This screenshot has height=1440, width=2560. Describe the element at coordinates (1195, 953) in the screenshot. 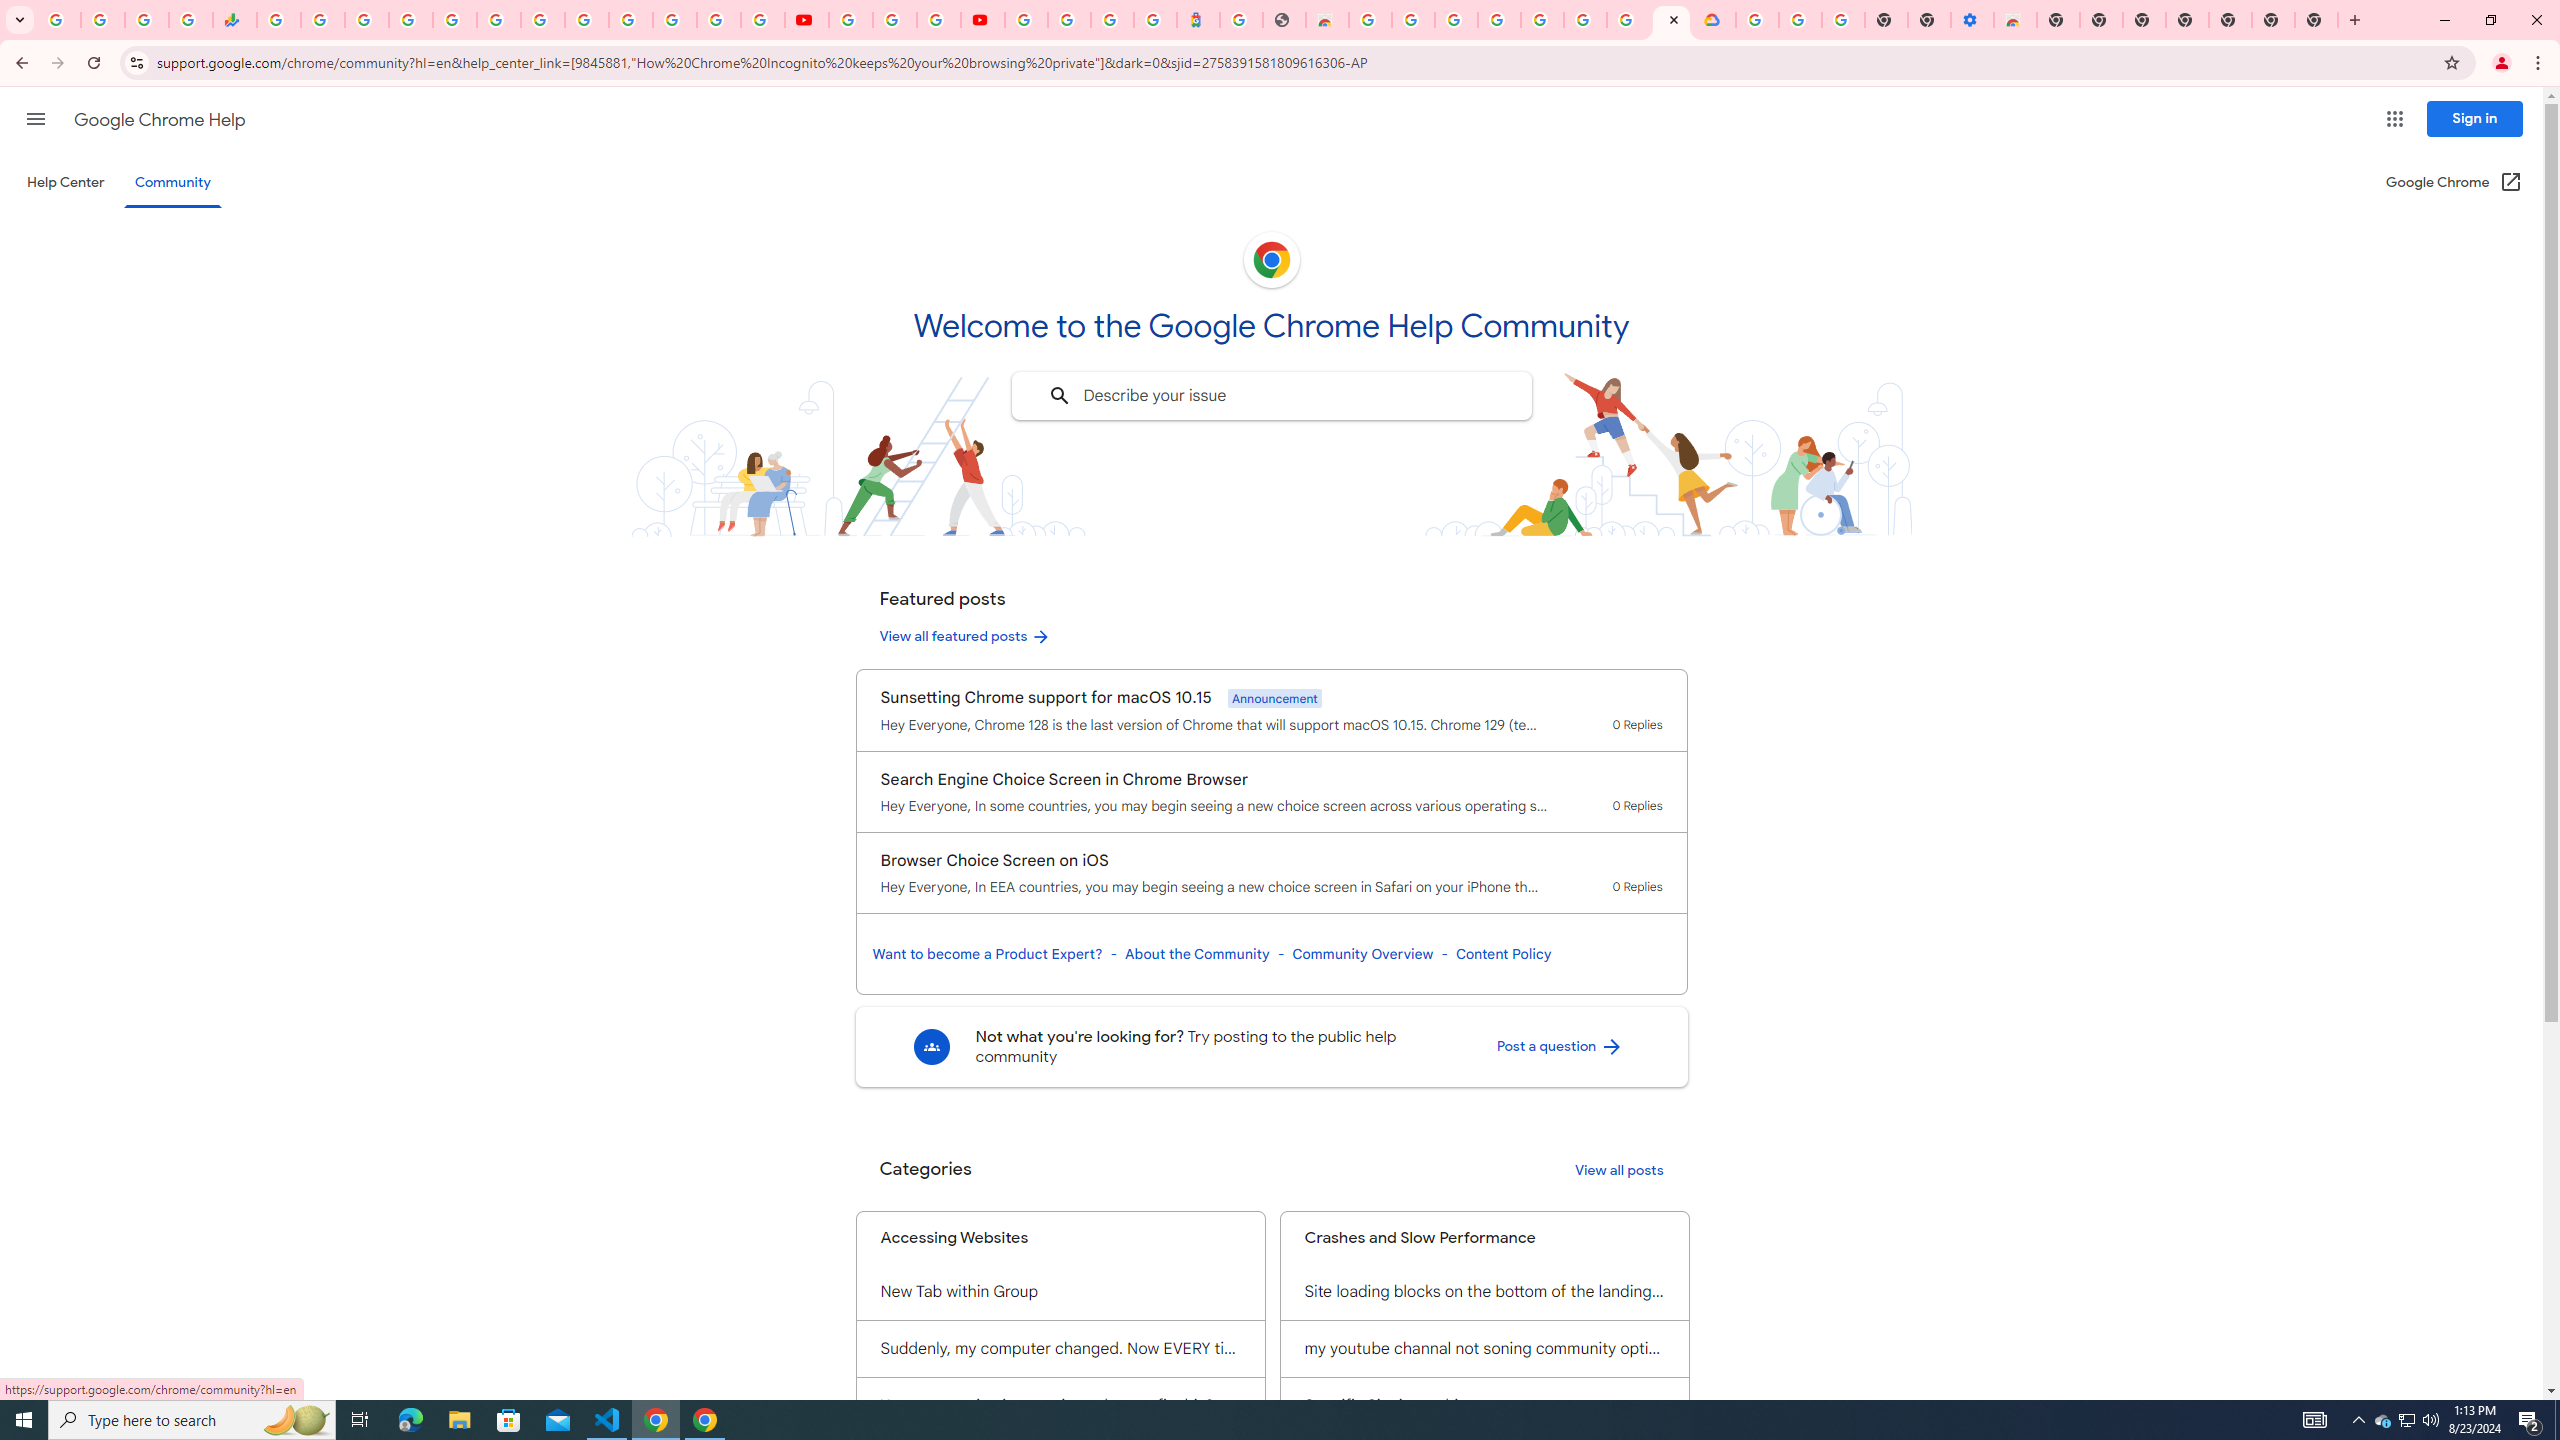

I see `'About the Community'` at that location.